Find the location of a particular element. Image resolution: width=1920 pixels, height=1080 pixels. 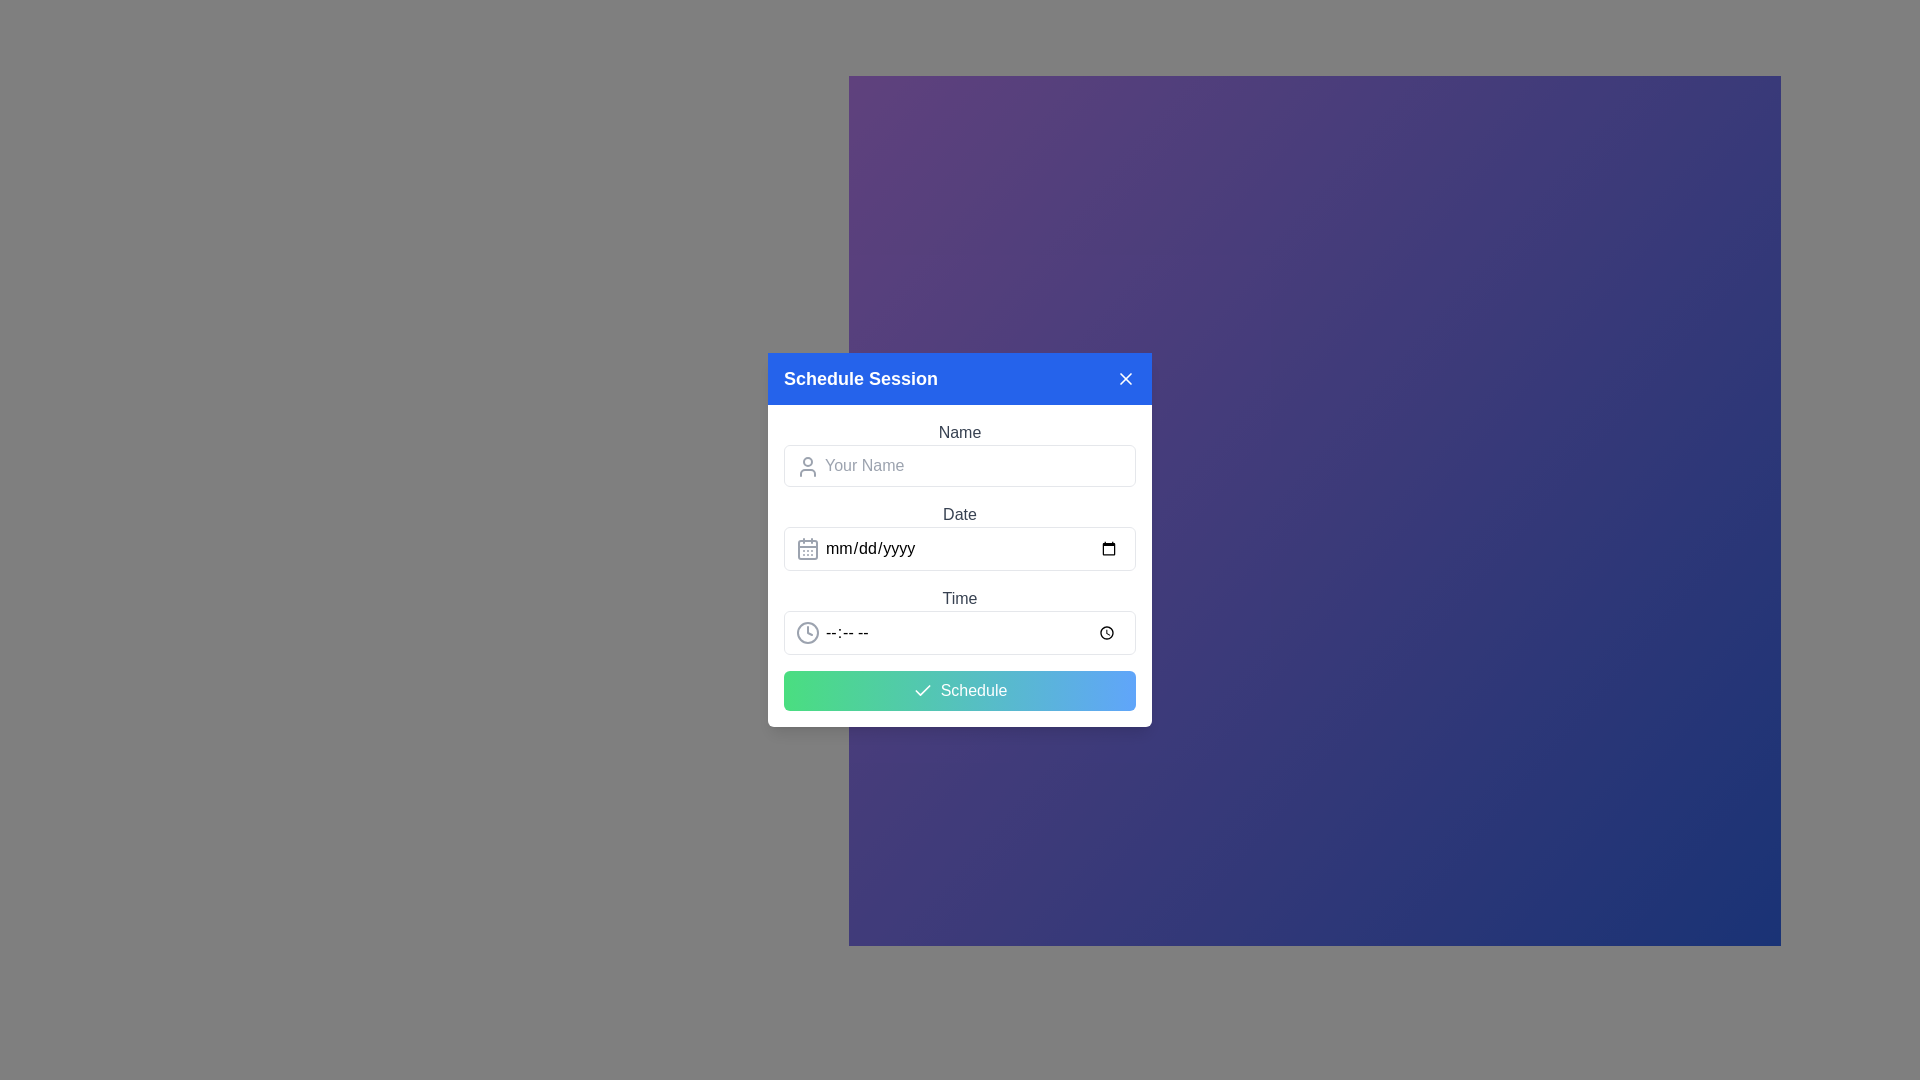

the decorative clock icon located to the left of the 'Time' input field to emphasize its time-related purpose is located at coordinates (807, 632).